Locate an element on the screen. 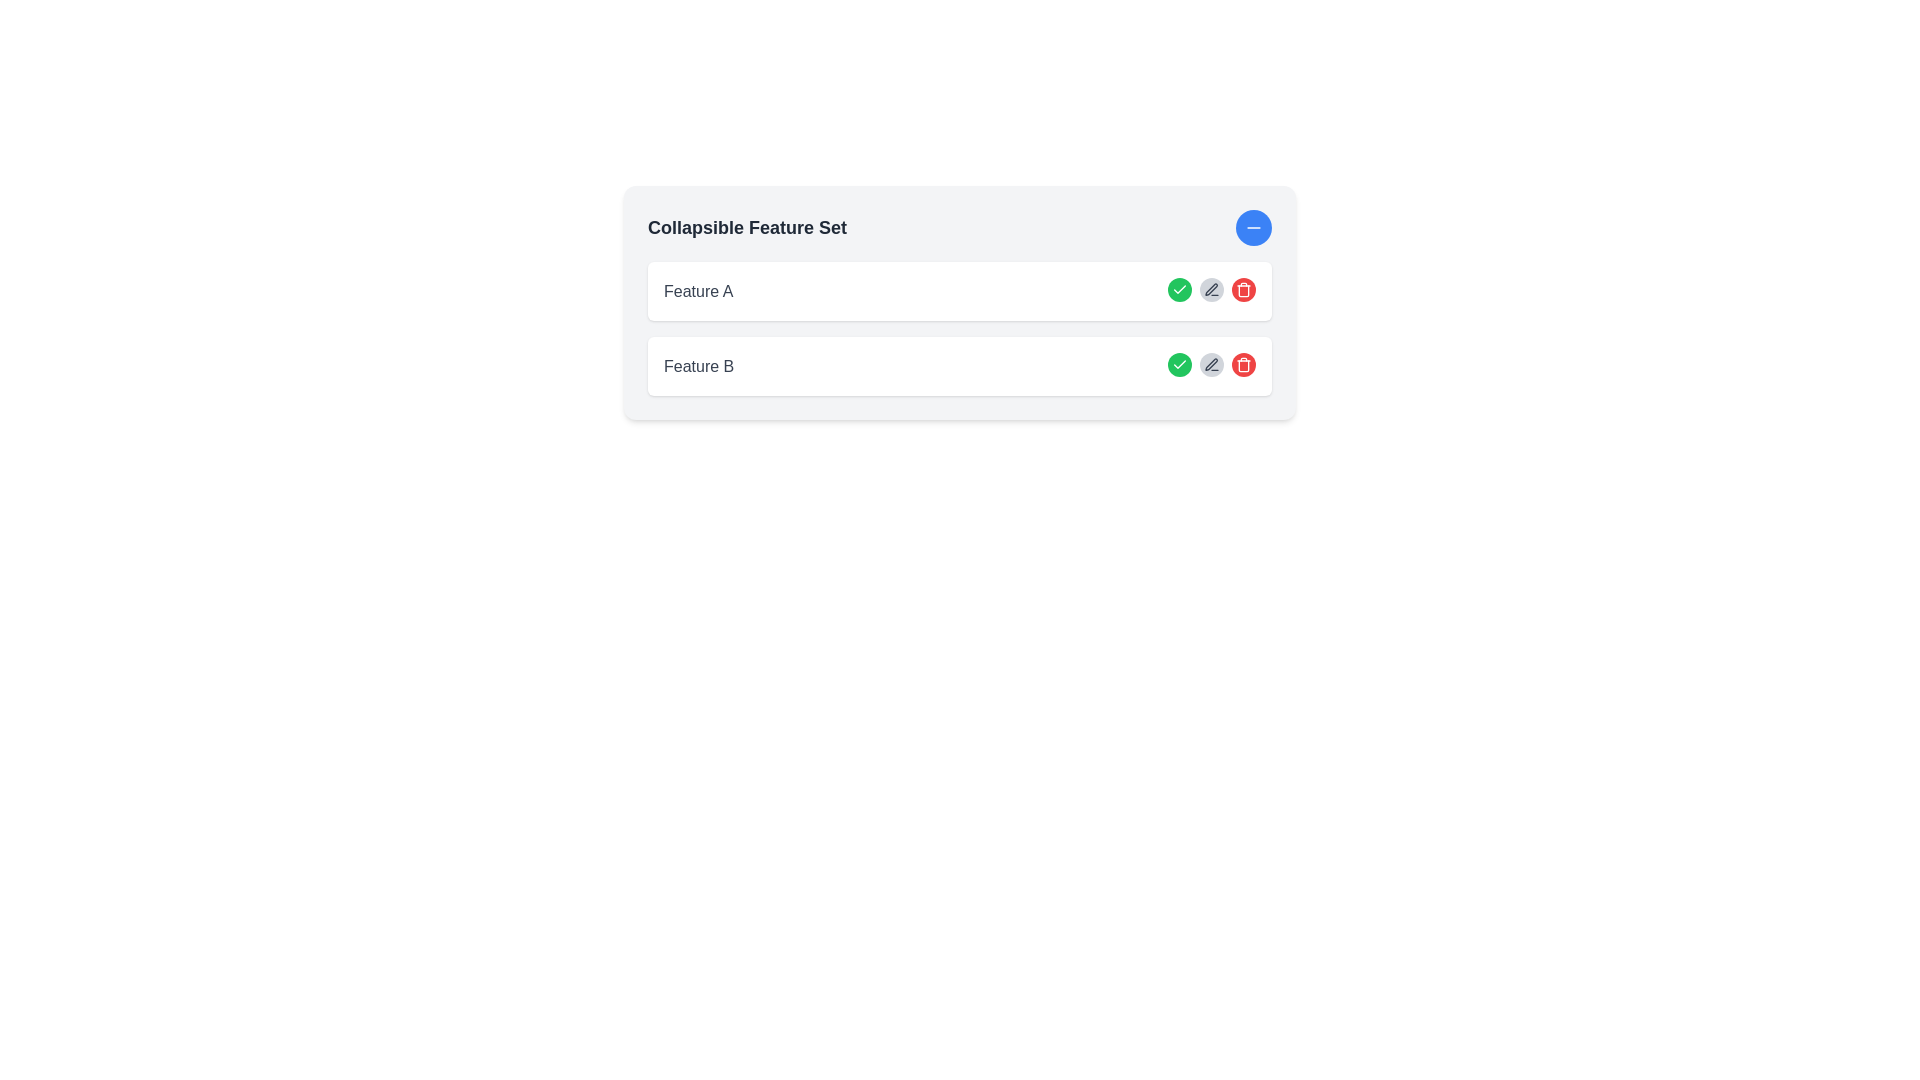 This screenshot has width=1920, height=1080. the red trash can button, which serves as the delete function for the associated feature item is located at coordinates (1242, 289).